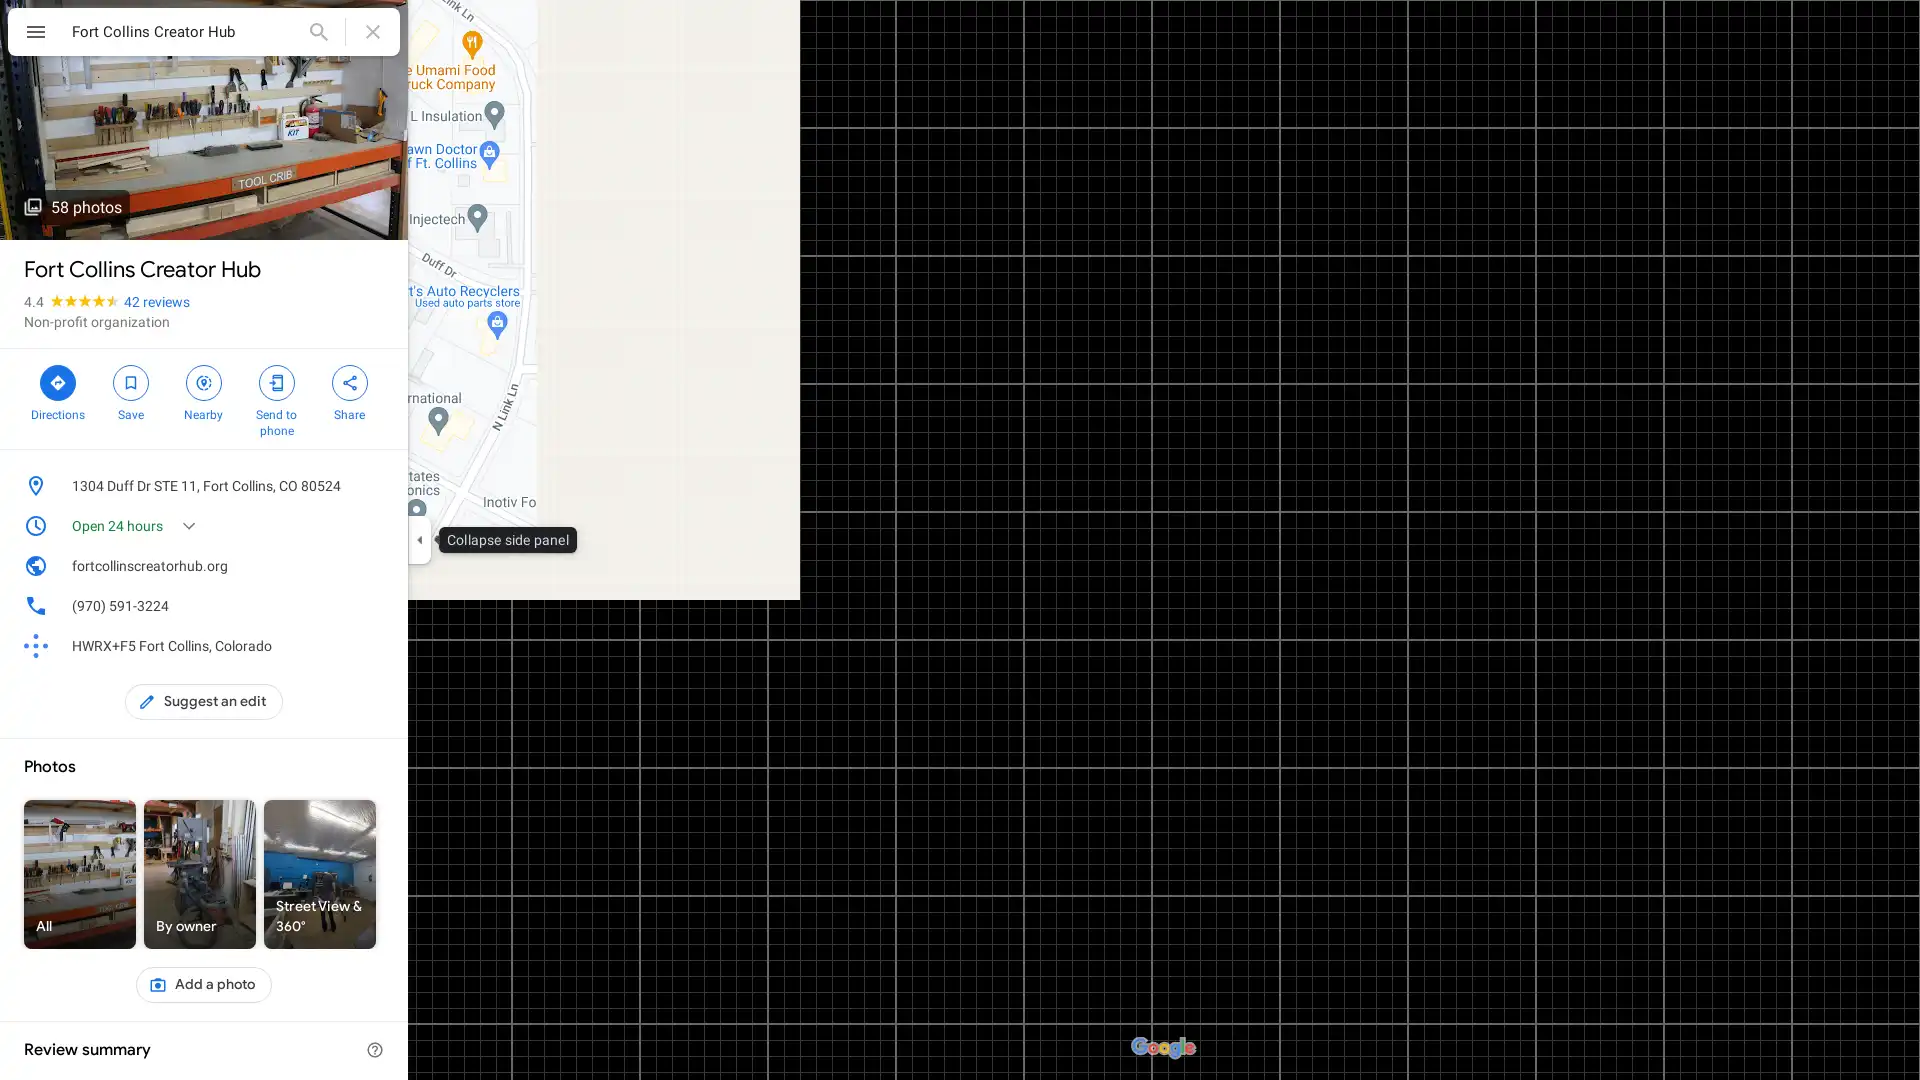  What do you see at coordinates (344, 645) in the screenshot?
I see `Copy plus code` at bounding box center [344, 645].